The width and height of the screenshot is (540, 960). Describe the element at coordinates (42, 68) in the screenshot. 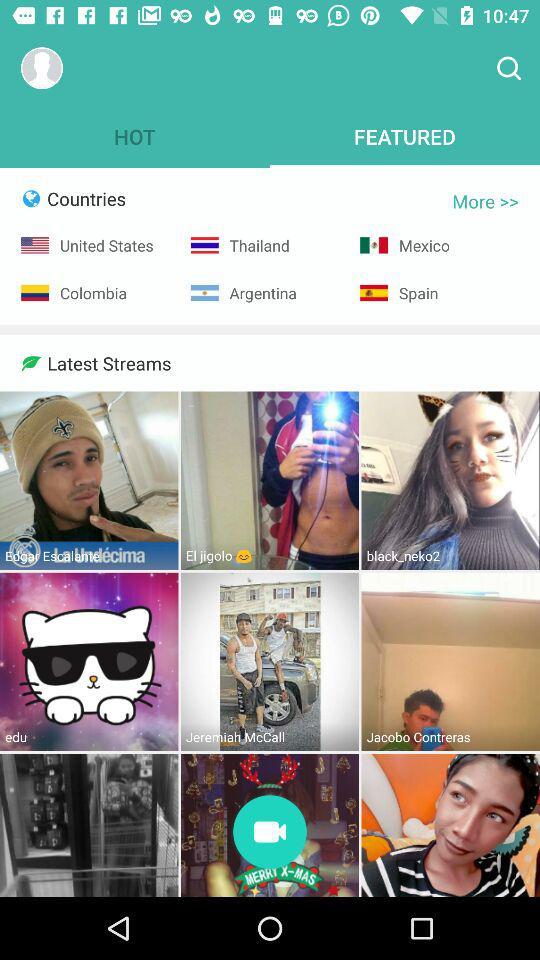

I see `profile` at that location.